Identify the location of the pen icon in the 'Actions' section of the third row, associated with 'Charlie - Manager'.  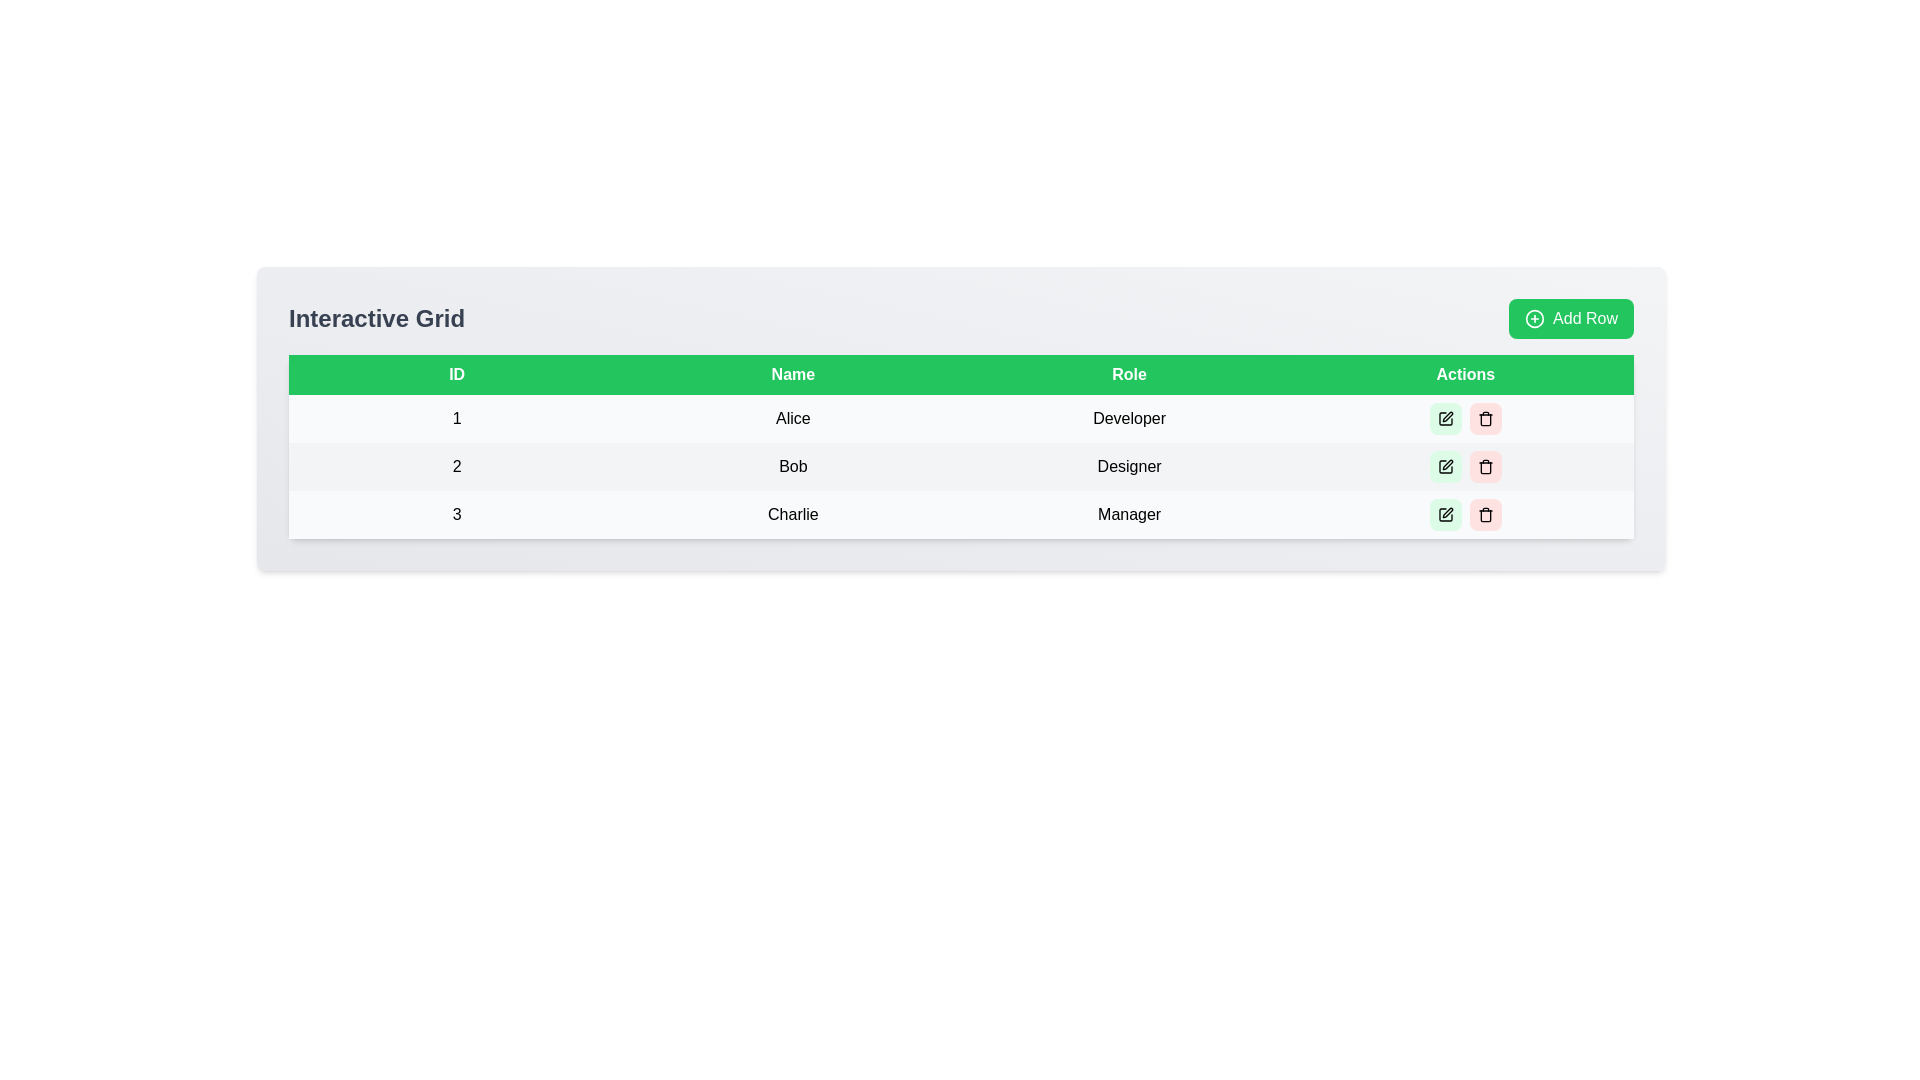
(1445, 514).